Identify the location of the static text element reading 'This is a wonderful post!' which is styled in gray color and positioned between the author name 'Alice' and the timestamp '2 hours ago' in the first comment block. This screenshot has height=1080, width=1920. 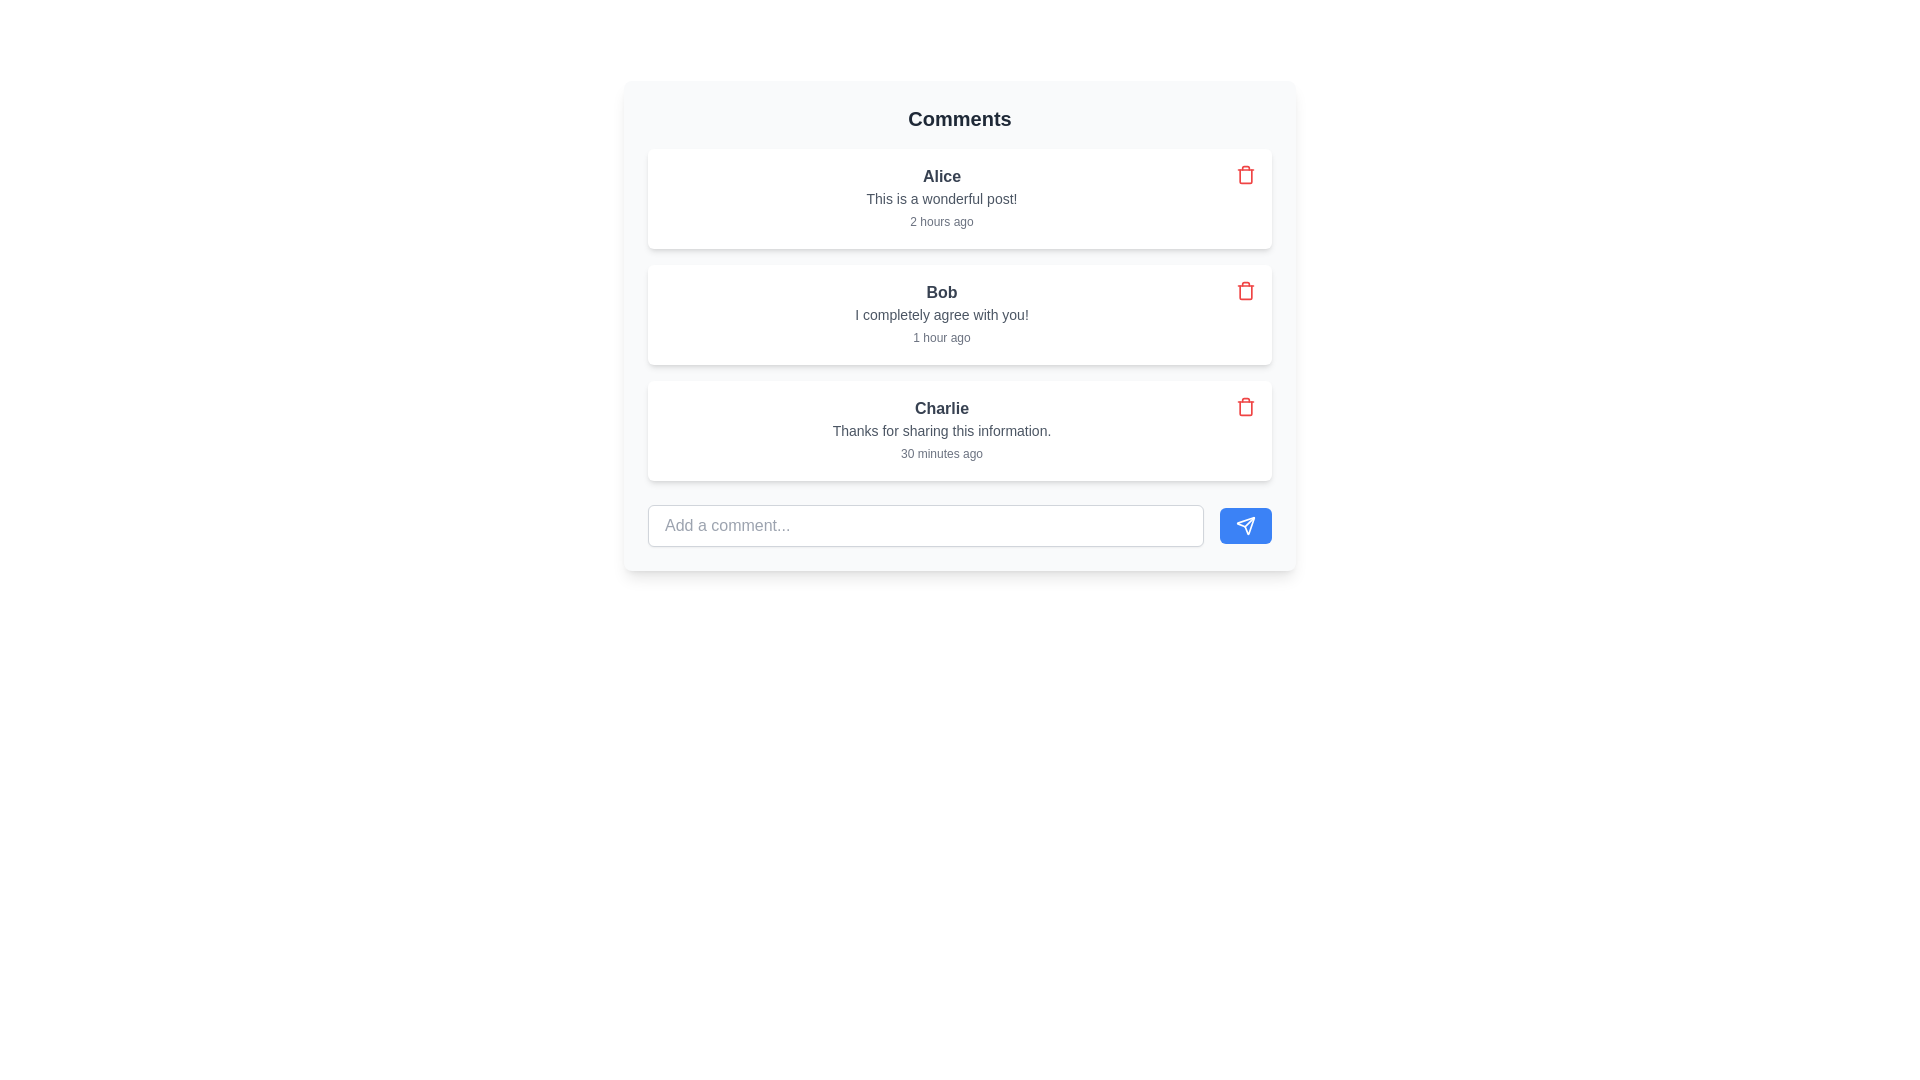
(940, 199).